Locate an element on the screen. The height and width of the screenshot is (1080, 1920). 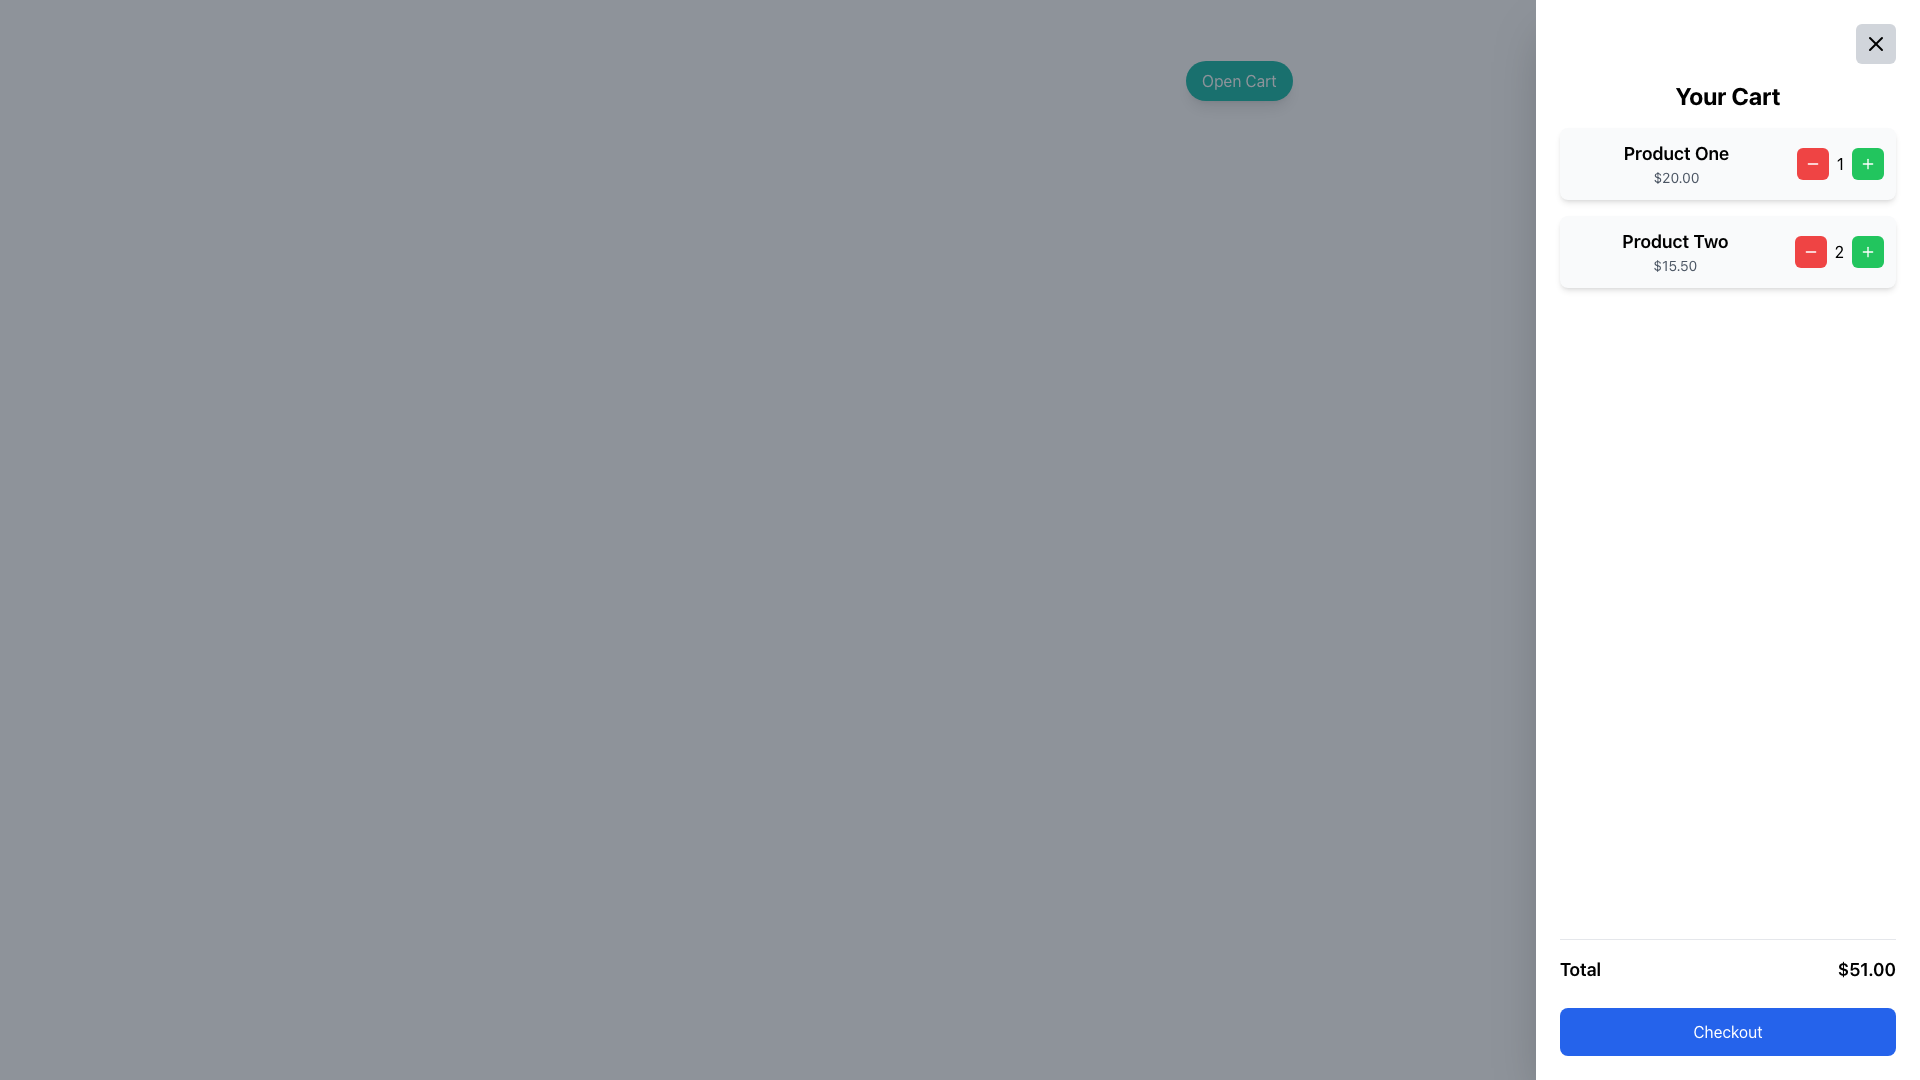
the 'Total' label which displays the total cost in bold font, located at the bottom left of the cart summary panel is located at coordinates (1579, 968).